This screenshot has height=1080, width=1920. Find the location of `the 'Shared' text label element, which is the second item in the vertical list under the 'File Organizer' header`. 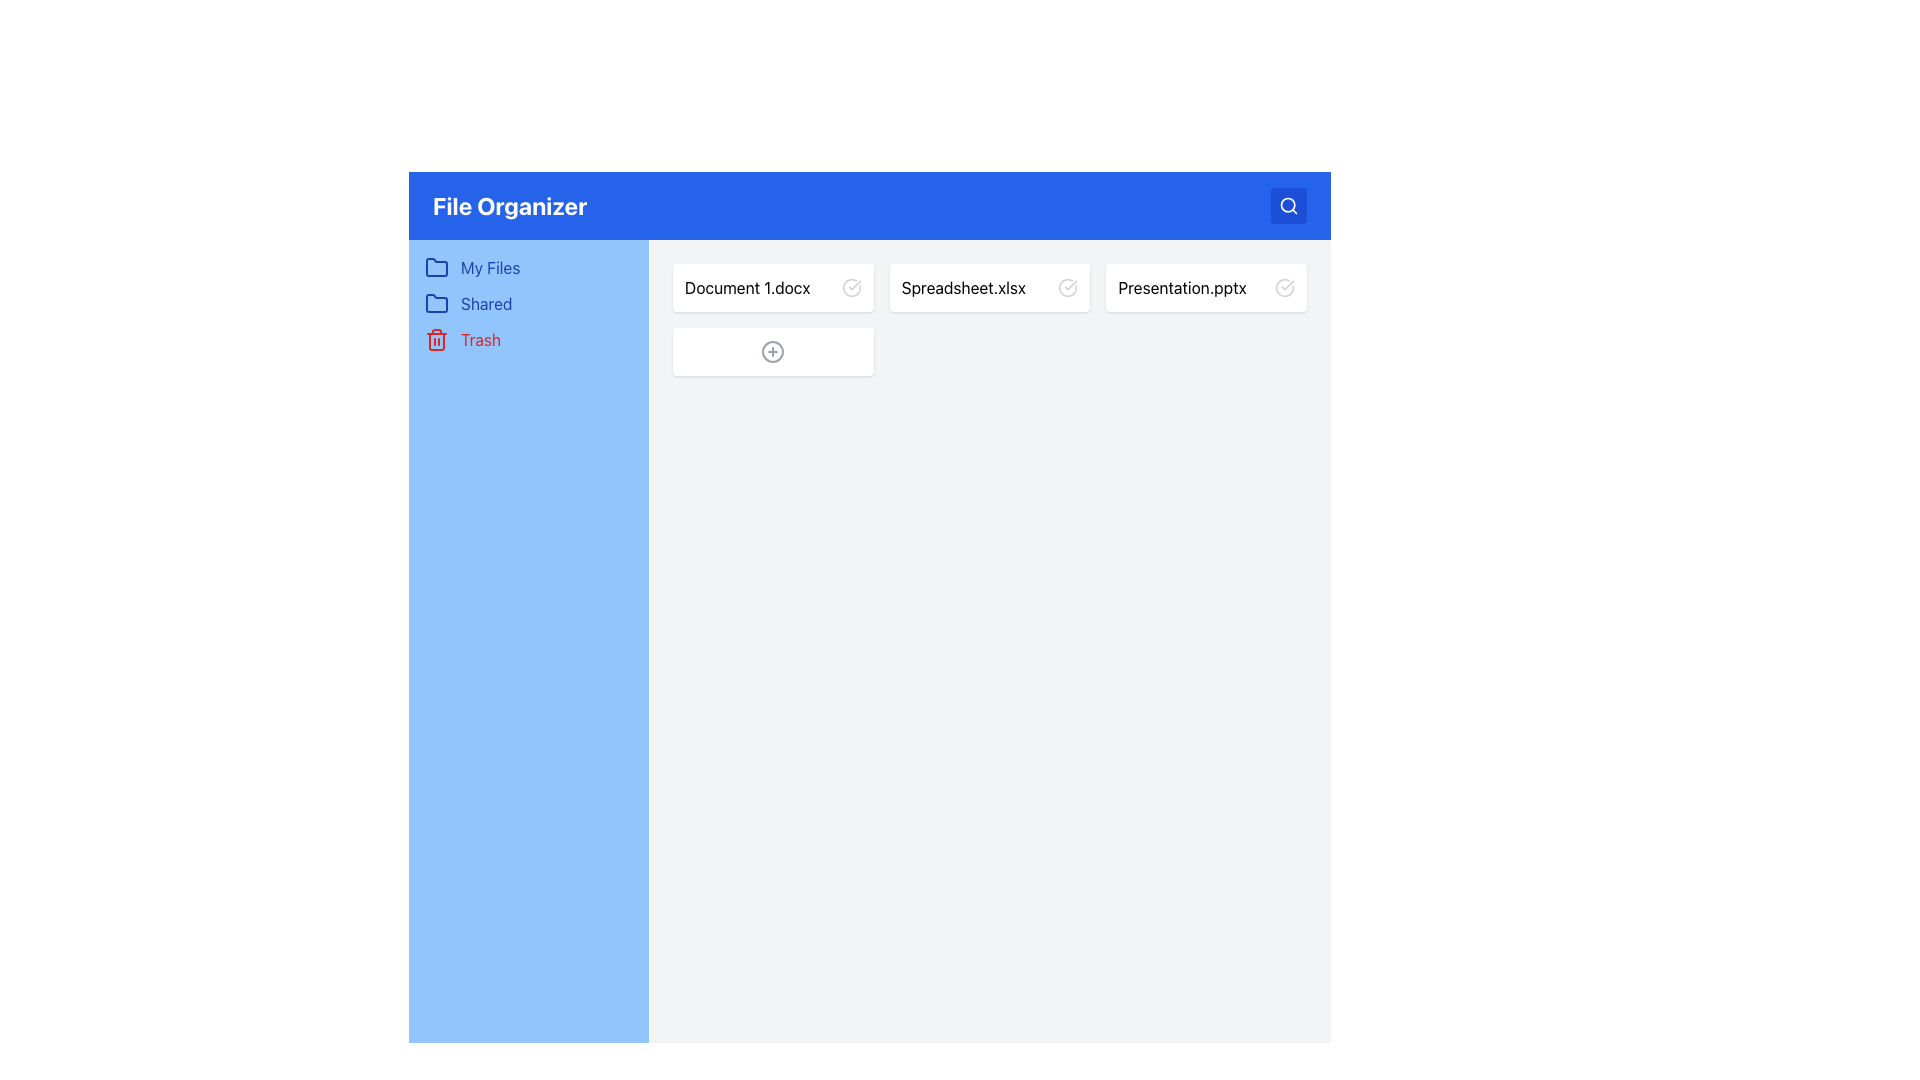

the 'Shared' text label element, which is the second item in the vertical list under the 'File Organizer' header is located at coordinates (486, 304).